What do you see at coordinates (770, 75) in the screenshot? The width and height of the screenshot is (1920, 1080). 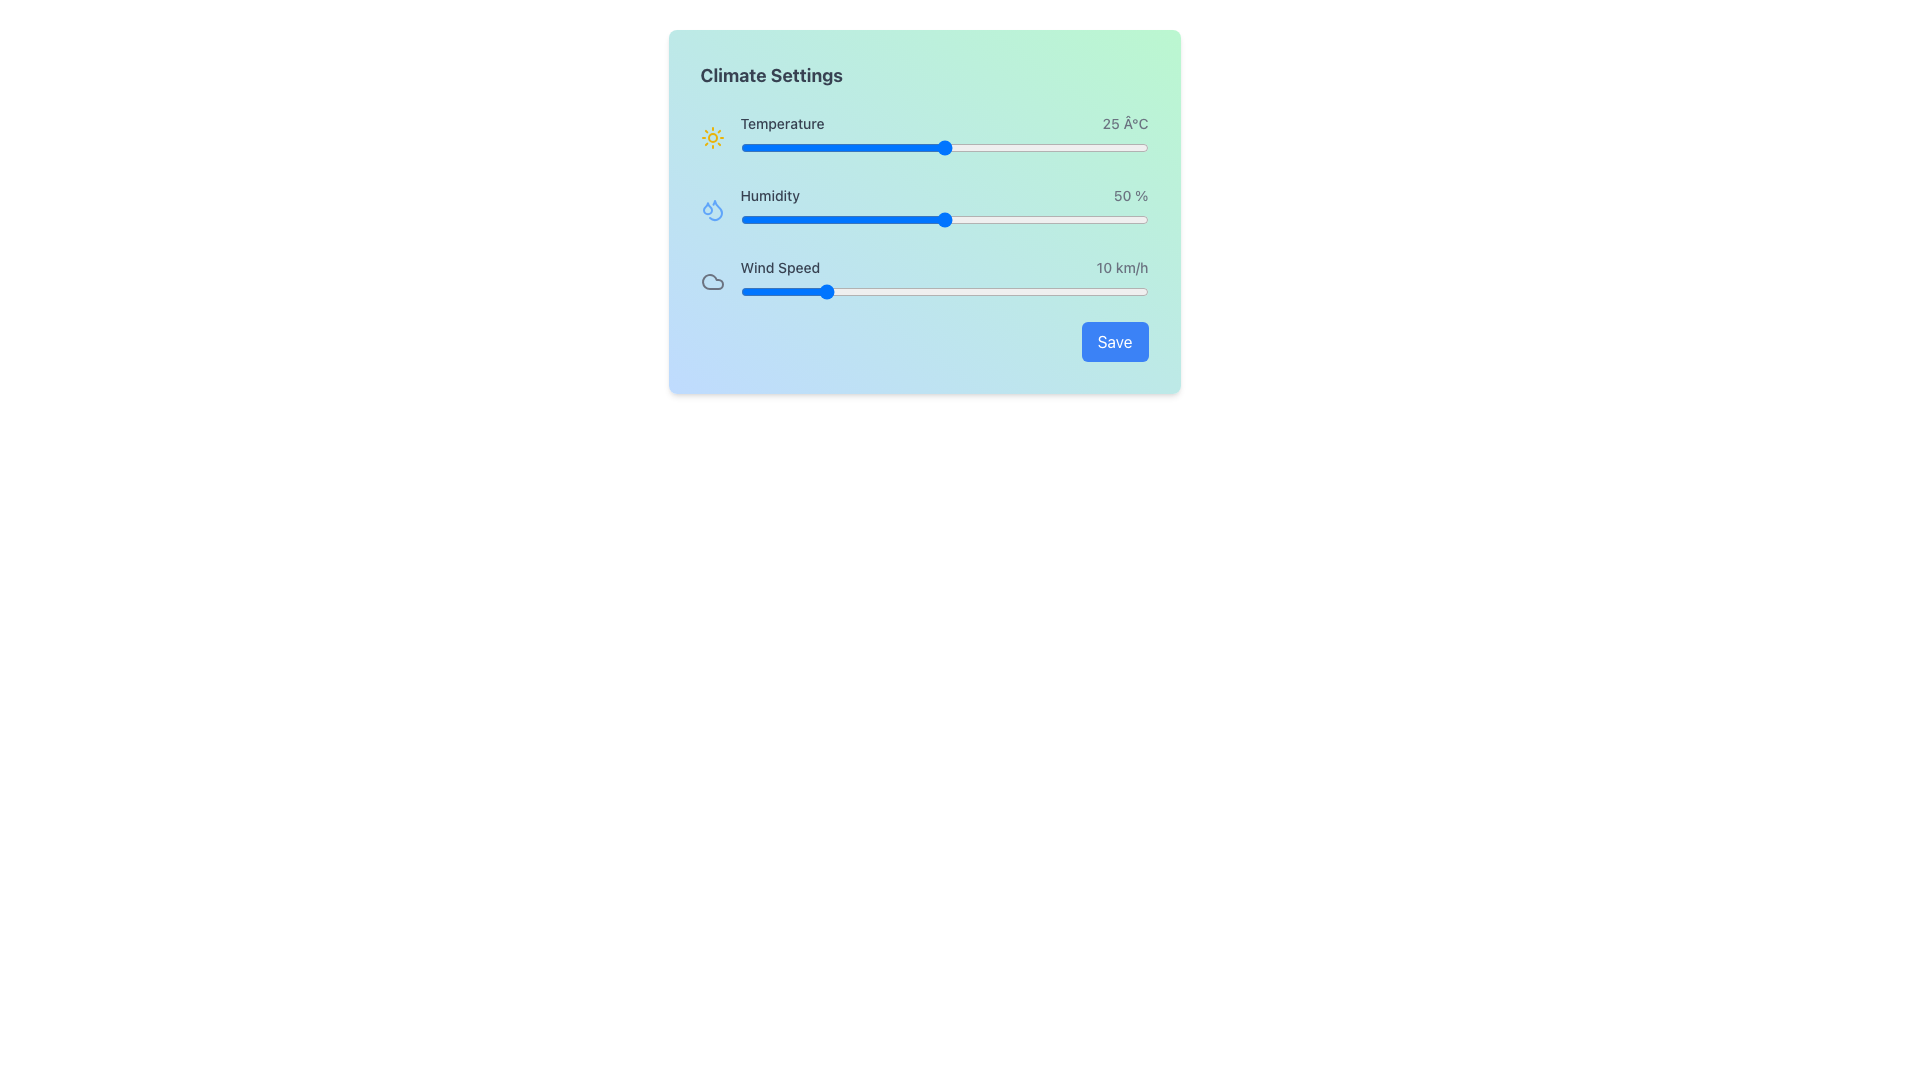 I see `the 'Climate Settings' text label, which is prominently displayed in bold, large, gray text at the top of the interface panel` at bounding box center [770, 75].